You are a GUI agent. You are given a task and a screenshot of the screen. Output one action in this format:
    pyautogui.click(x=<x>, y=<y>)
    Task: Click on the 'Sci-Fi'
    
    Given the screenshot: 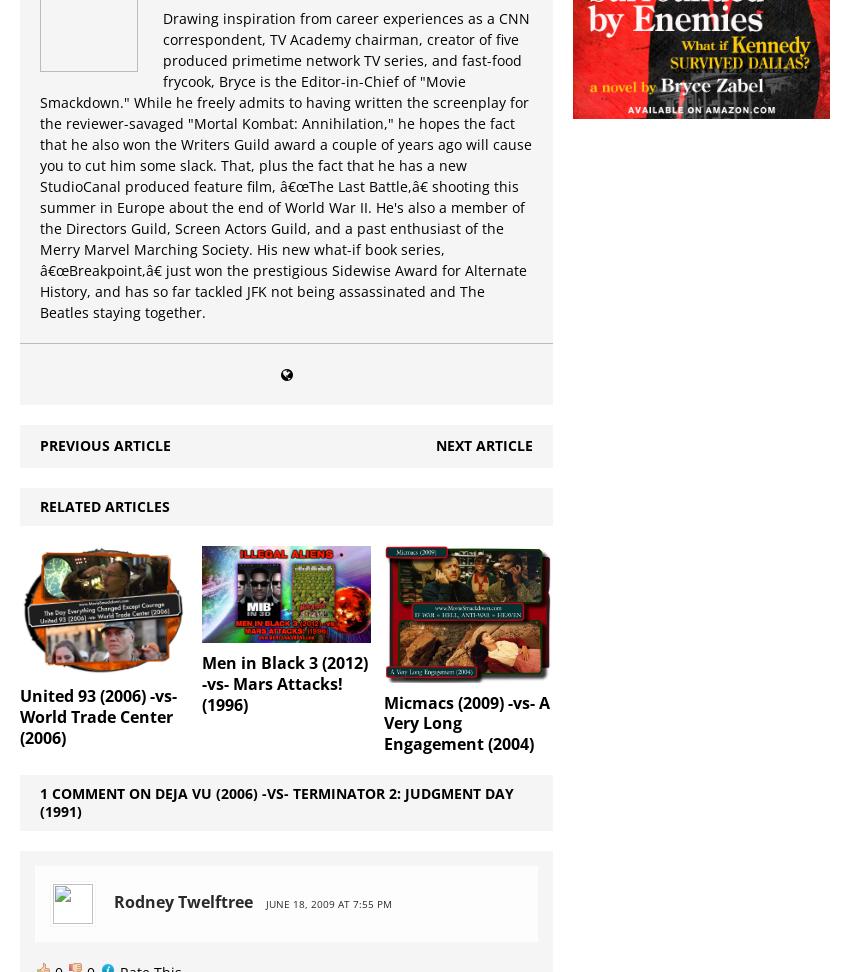 What is the action you would take?
    pyautogui.click(x=159, y=214)
    